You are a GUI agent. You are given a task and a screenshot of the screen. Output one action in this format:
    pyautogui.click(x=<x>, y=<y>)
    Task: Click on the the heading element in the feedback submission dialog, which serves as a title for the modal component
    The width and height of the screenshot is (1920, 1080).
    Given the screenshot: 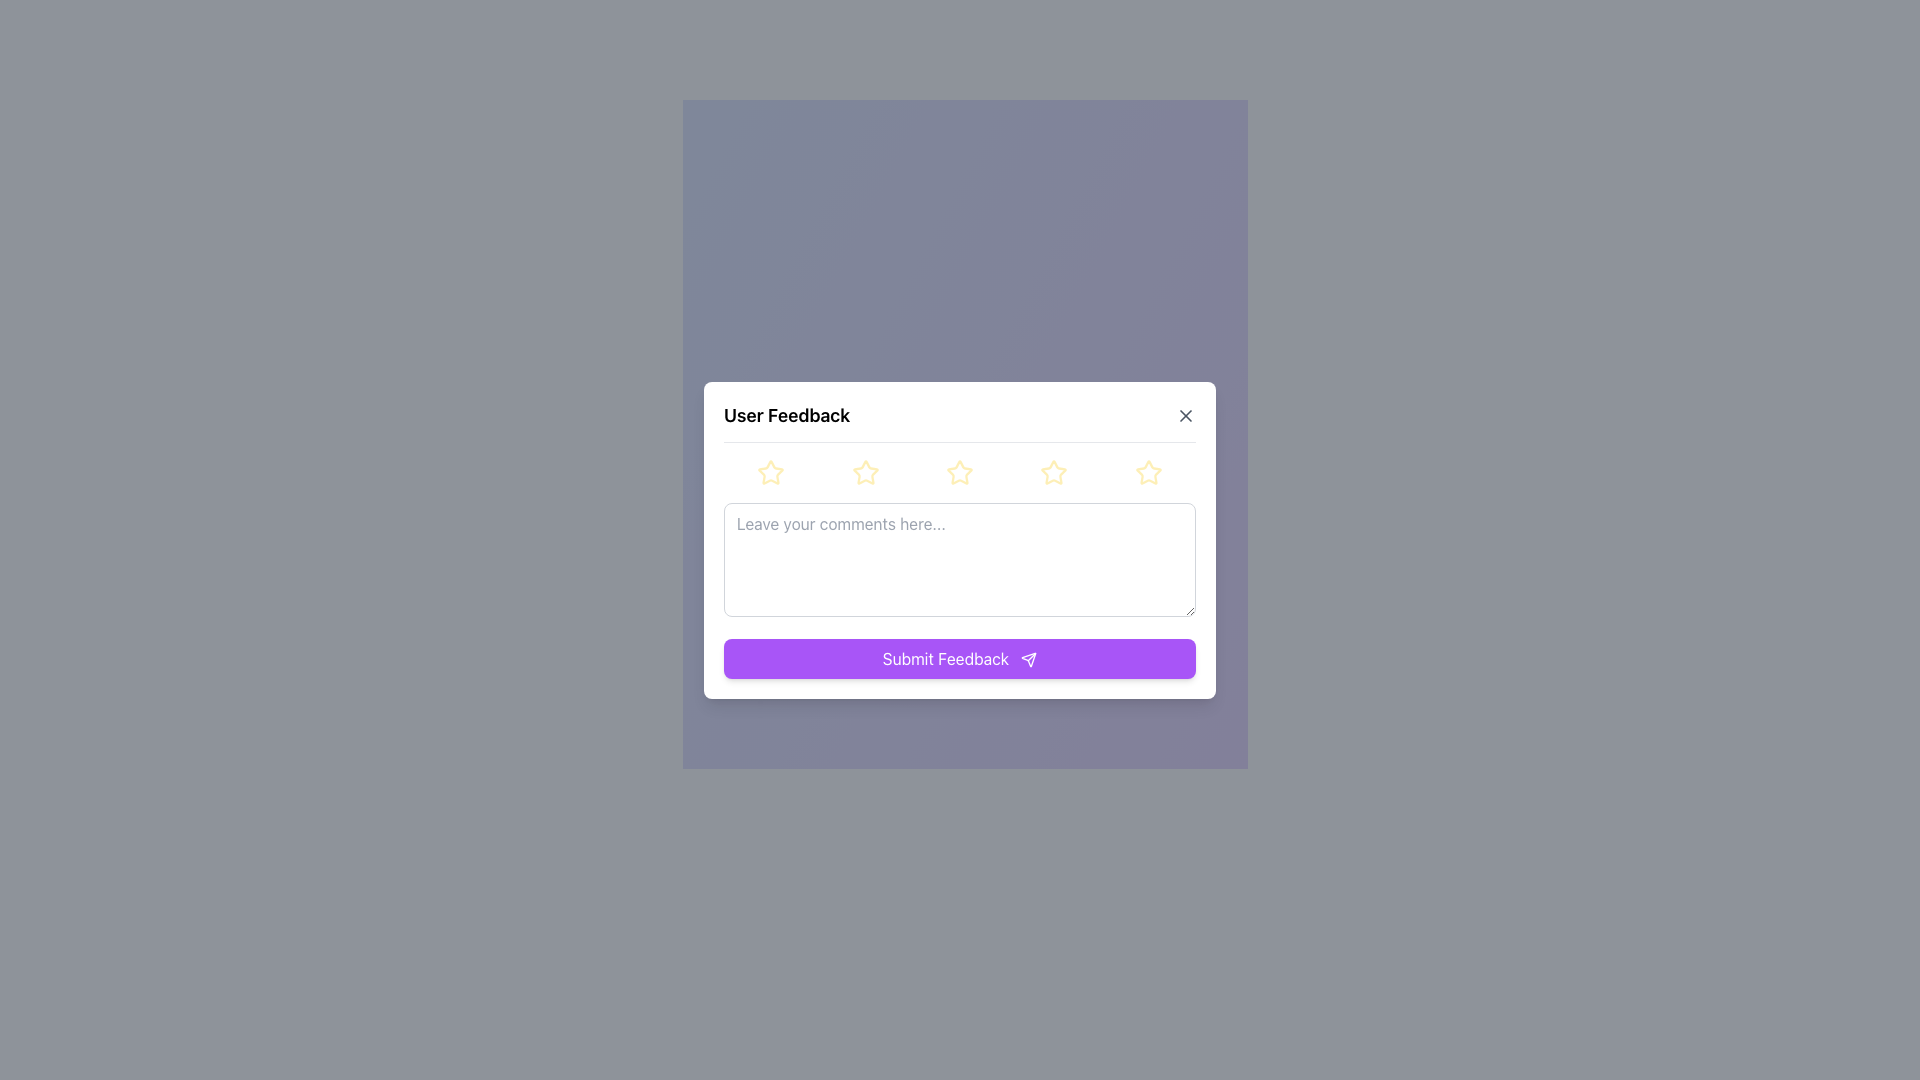 What is the action you would take?
    pyautogui.click(x=786, y=414)
    